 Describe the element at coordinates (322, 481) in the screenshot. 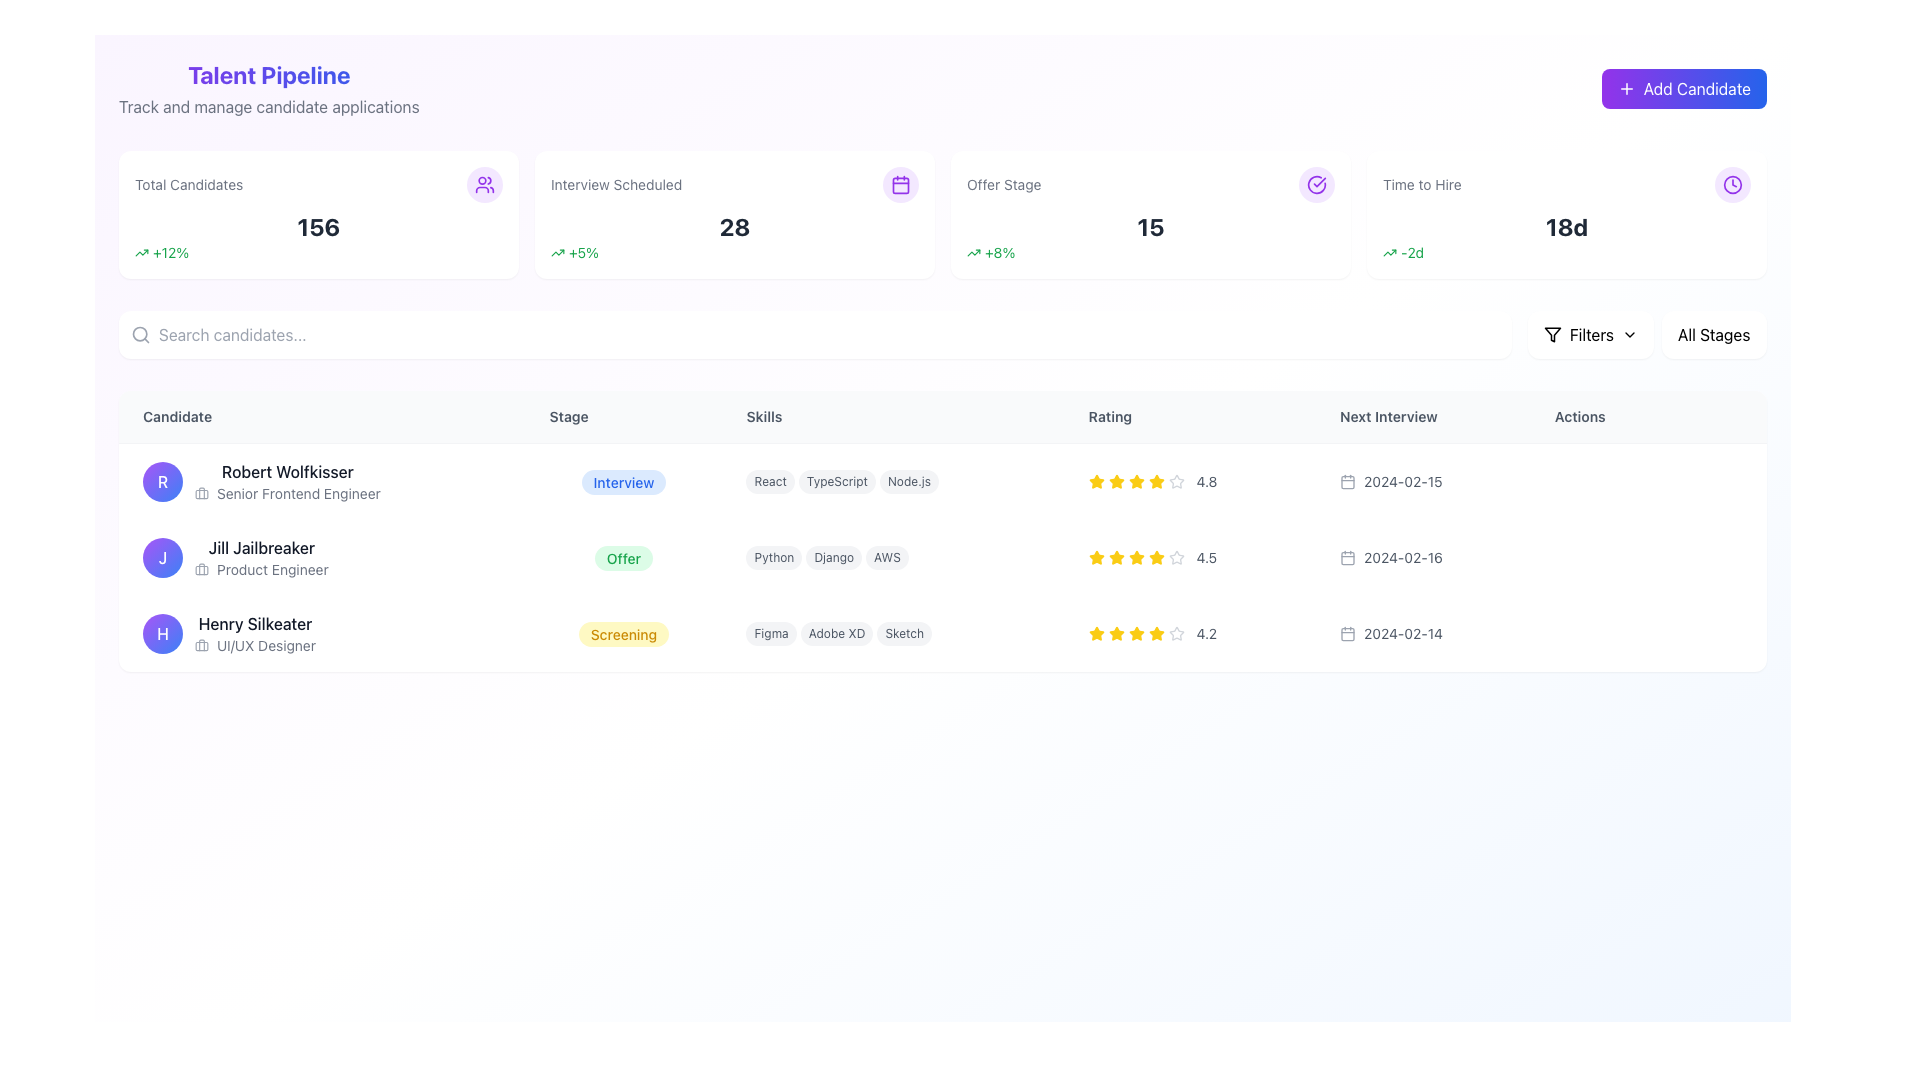

I see `the text label with the name 'Robert Wolfkisser' and the title 'Senior Frontend Engineer'` at that location.